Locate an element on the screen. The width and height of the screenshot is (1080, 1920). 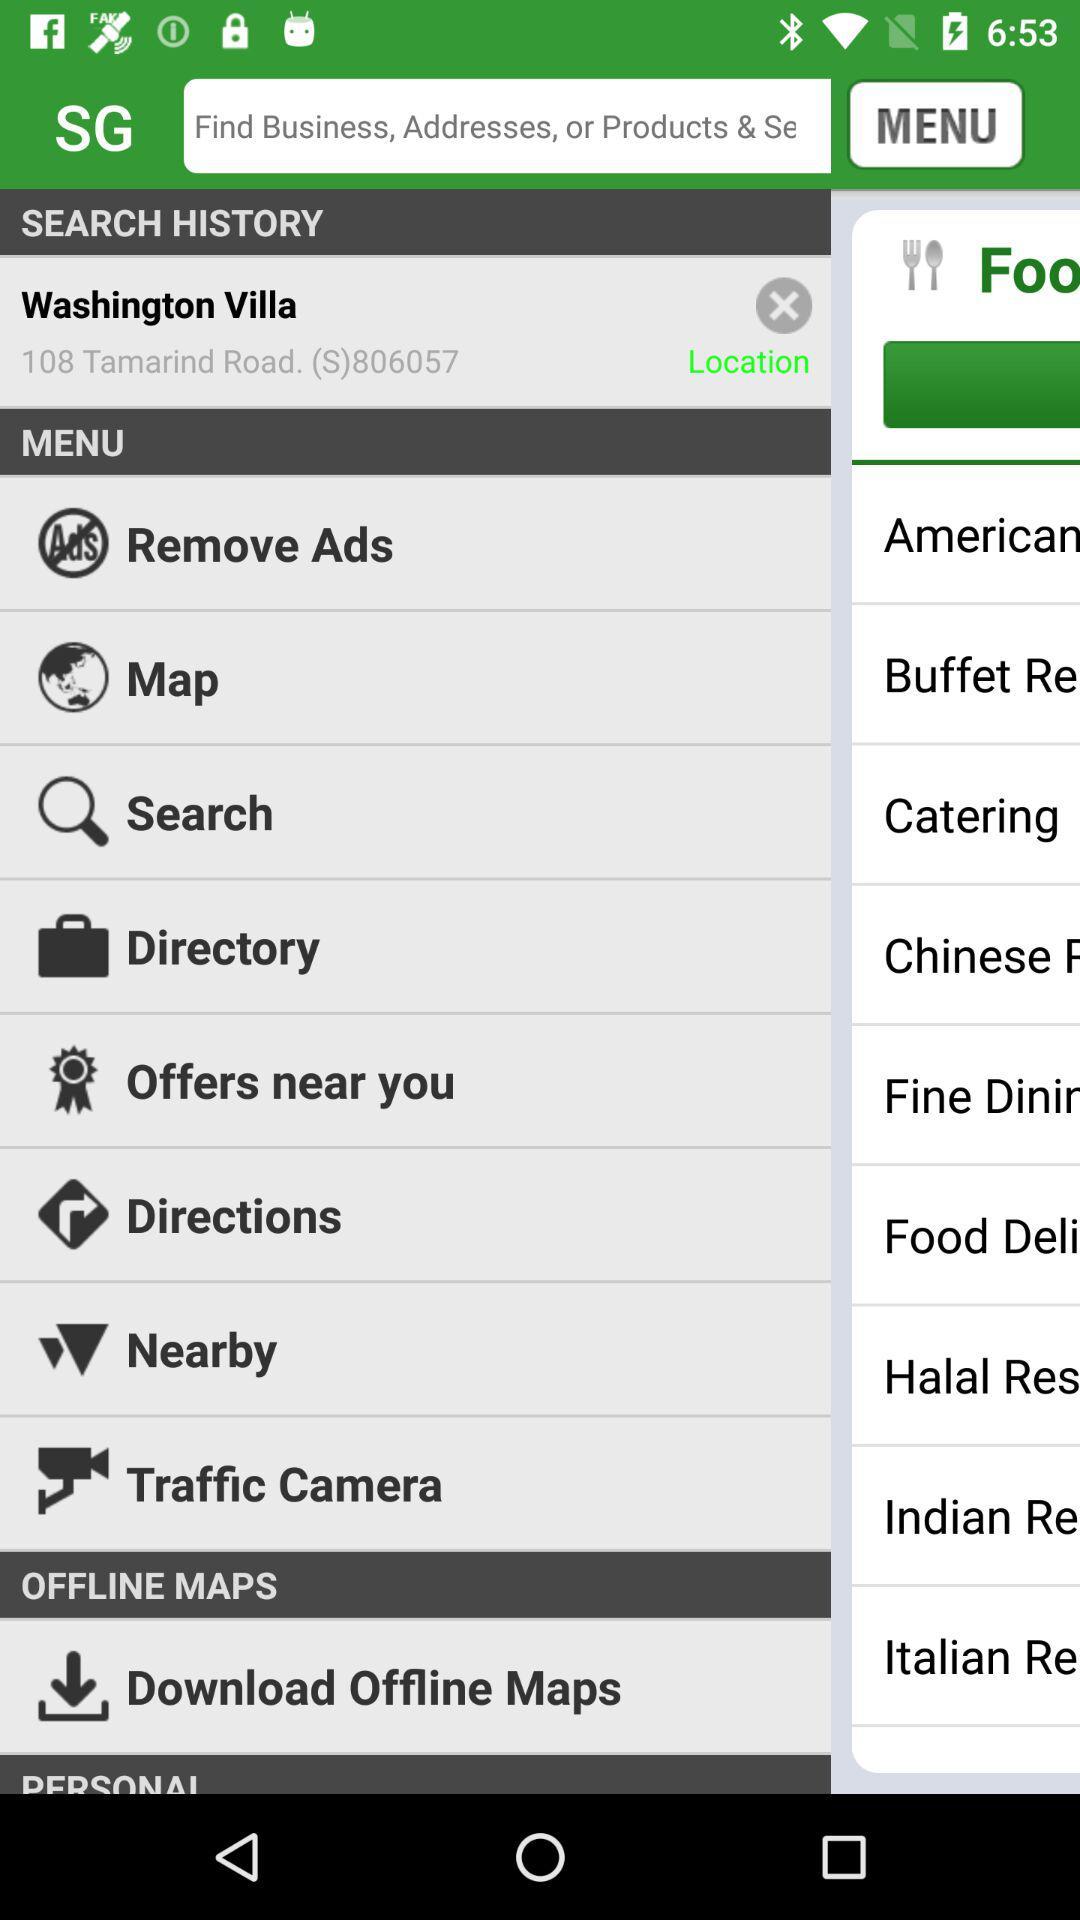
searching is located at coordinates (521, 124).